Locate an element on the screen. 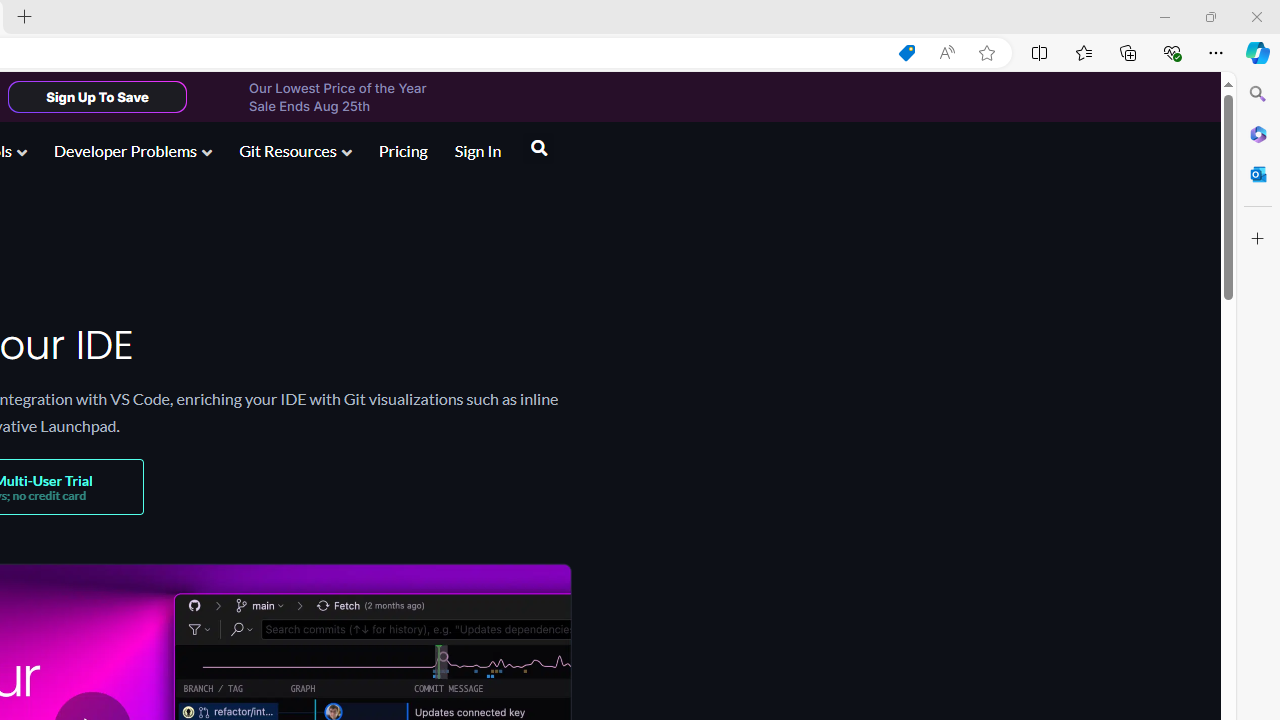 The image size is (1280, 720). 'Sign In' is located at coordinates (477, 152).